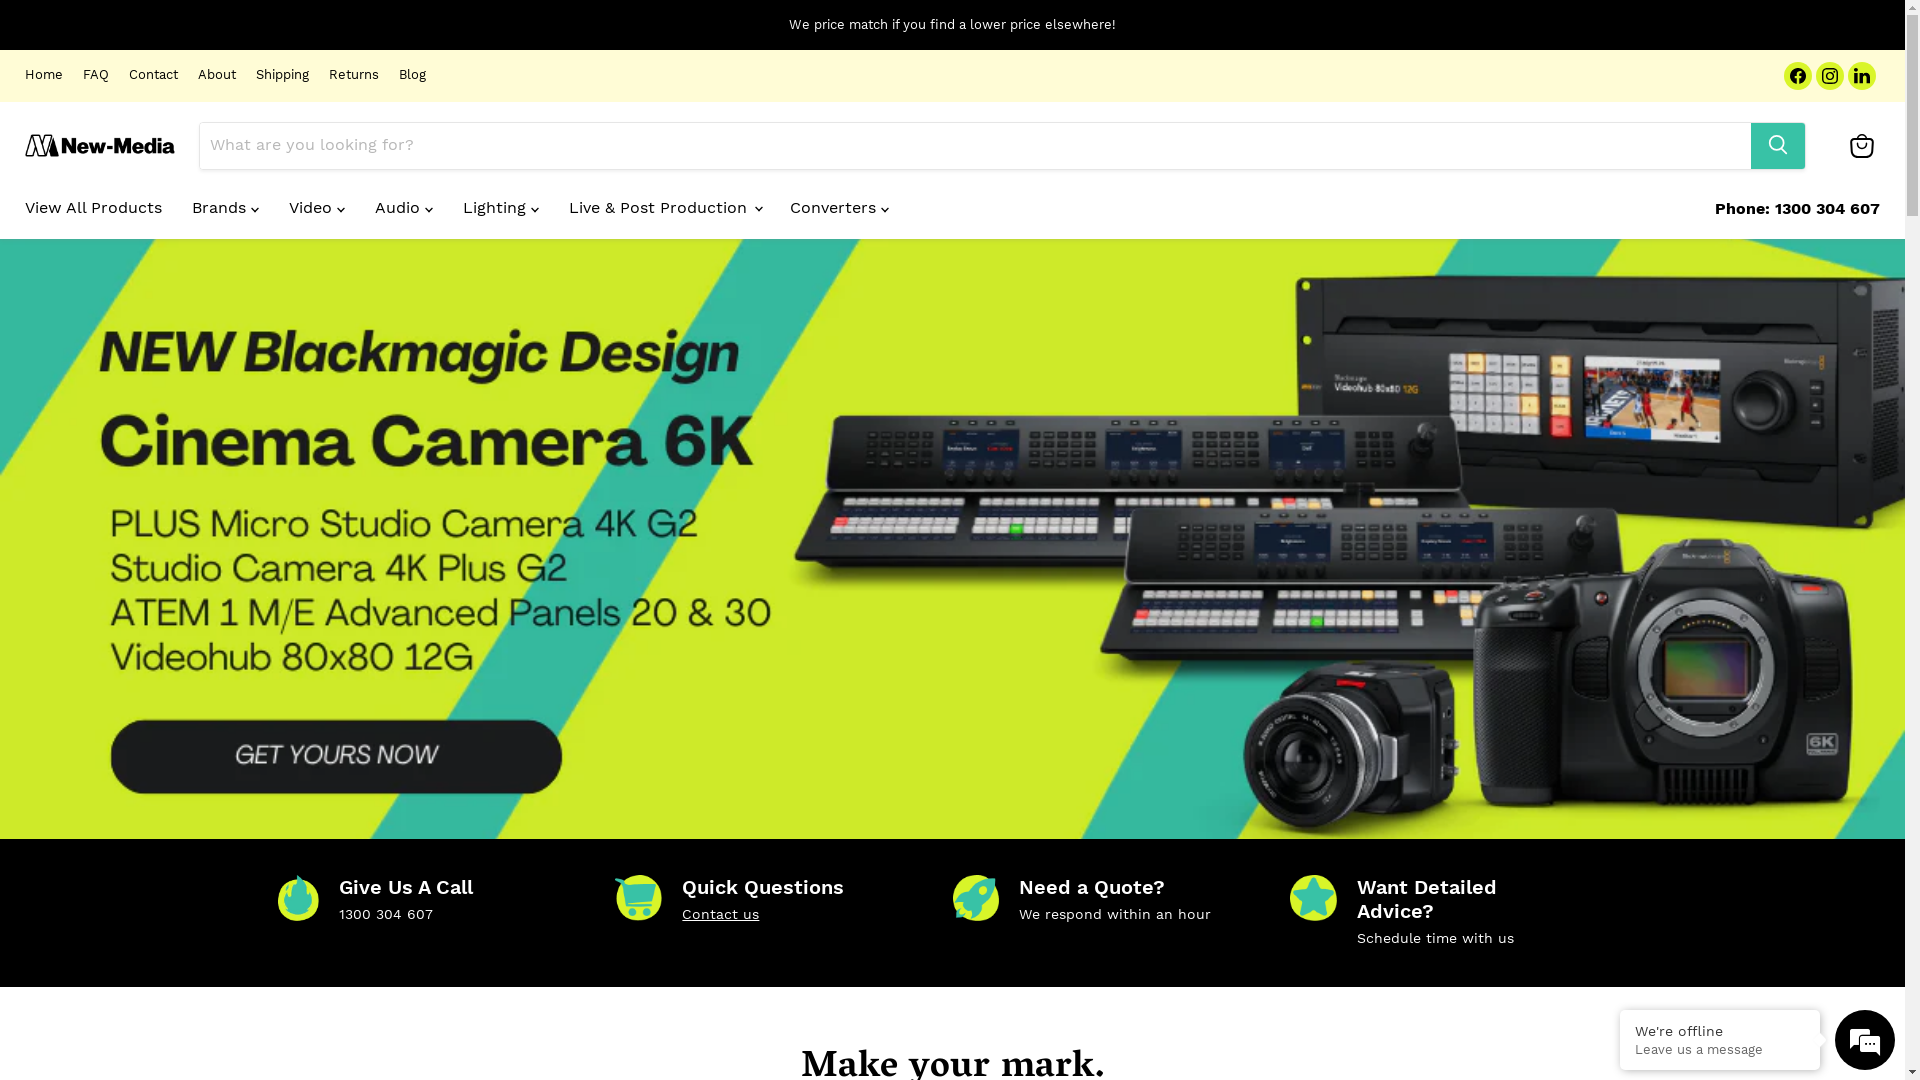  I want to click on 'FAQ', so click(95, 74).